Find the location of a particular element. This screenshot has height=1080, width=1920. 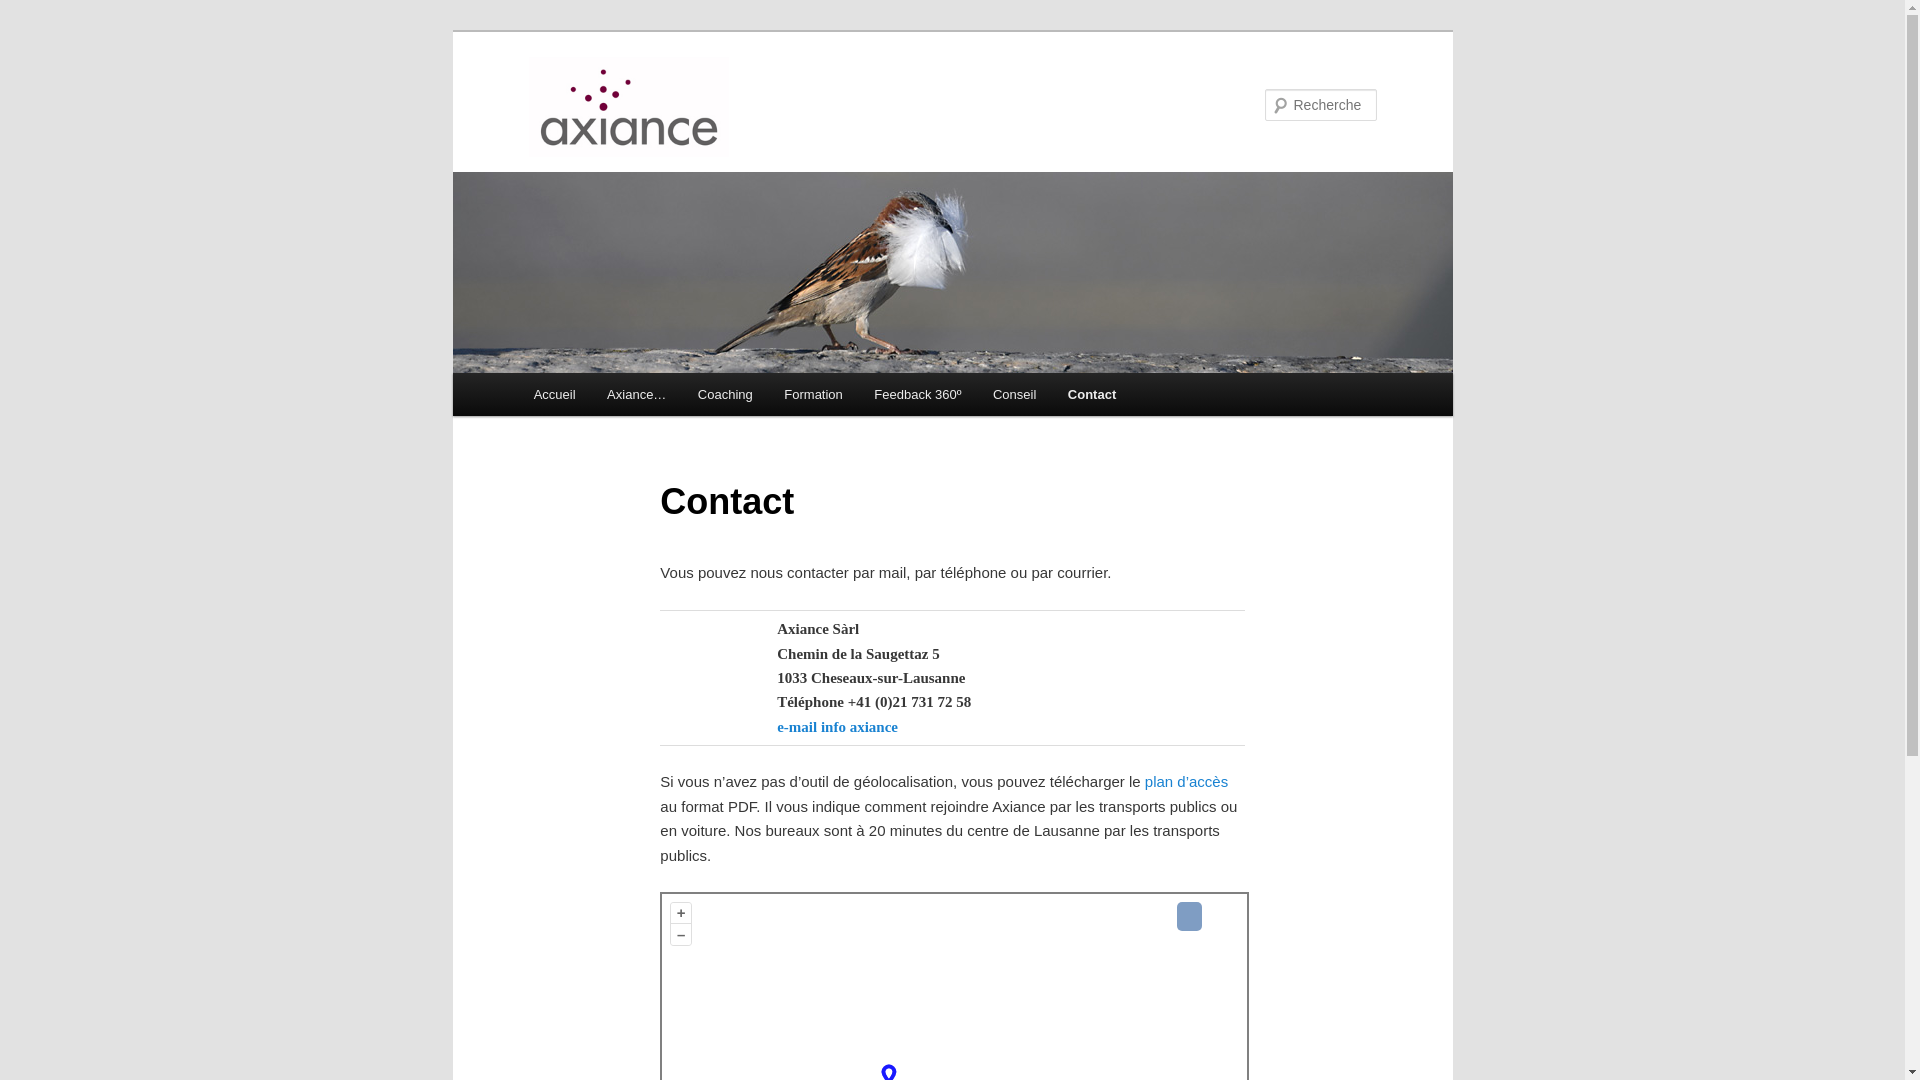

'Contact' is located at coordinates (1091, 394).